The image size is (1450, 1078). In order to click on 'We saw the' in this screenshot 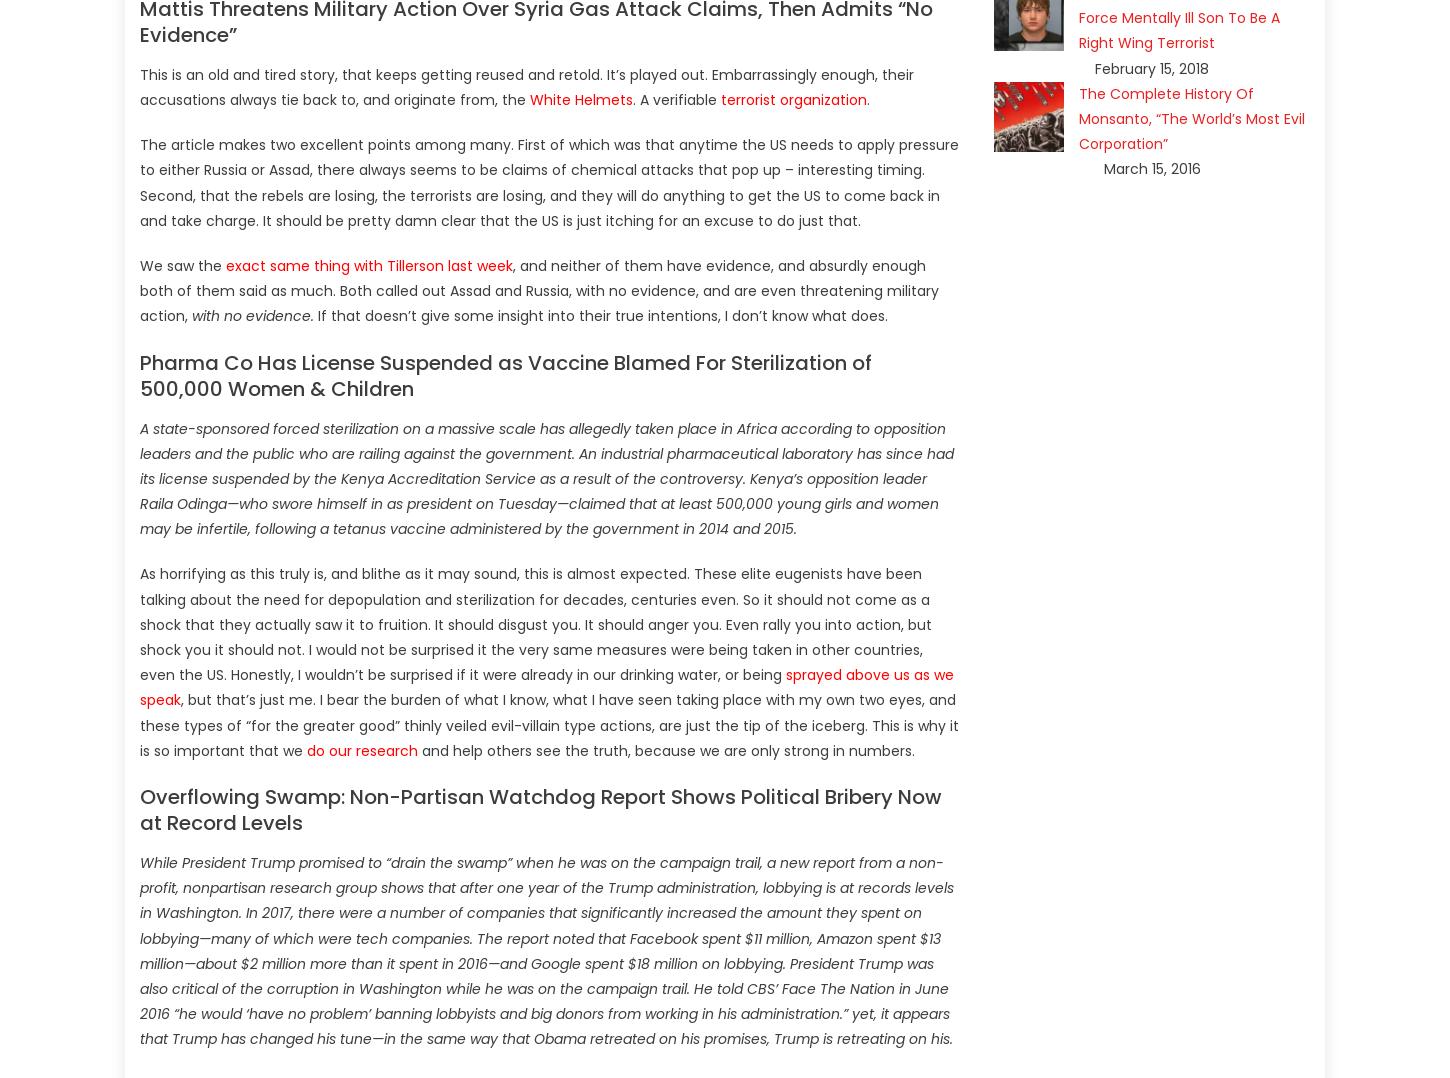, I will do `click(181, 263)`.